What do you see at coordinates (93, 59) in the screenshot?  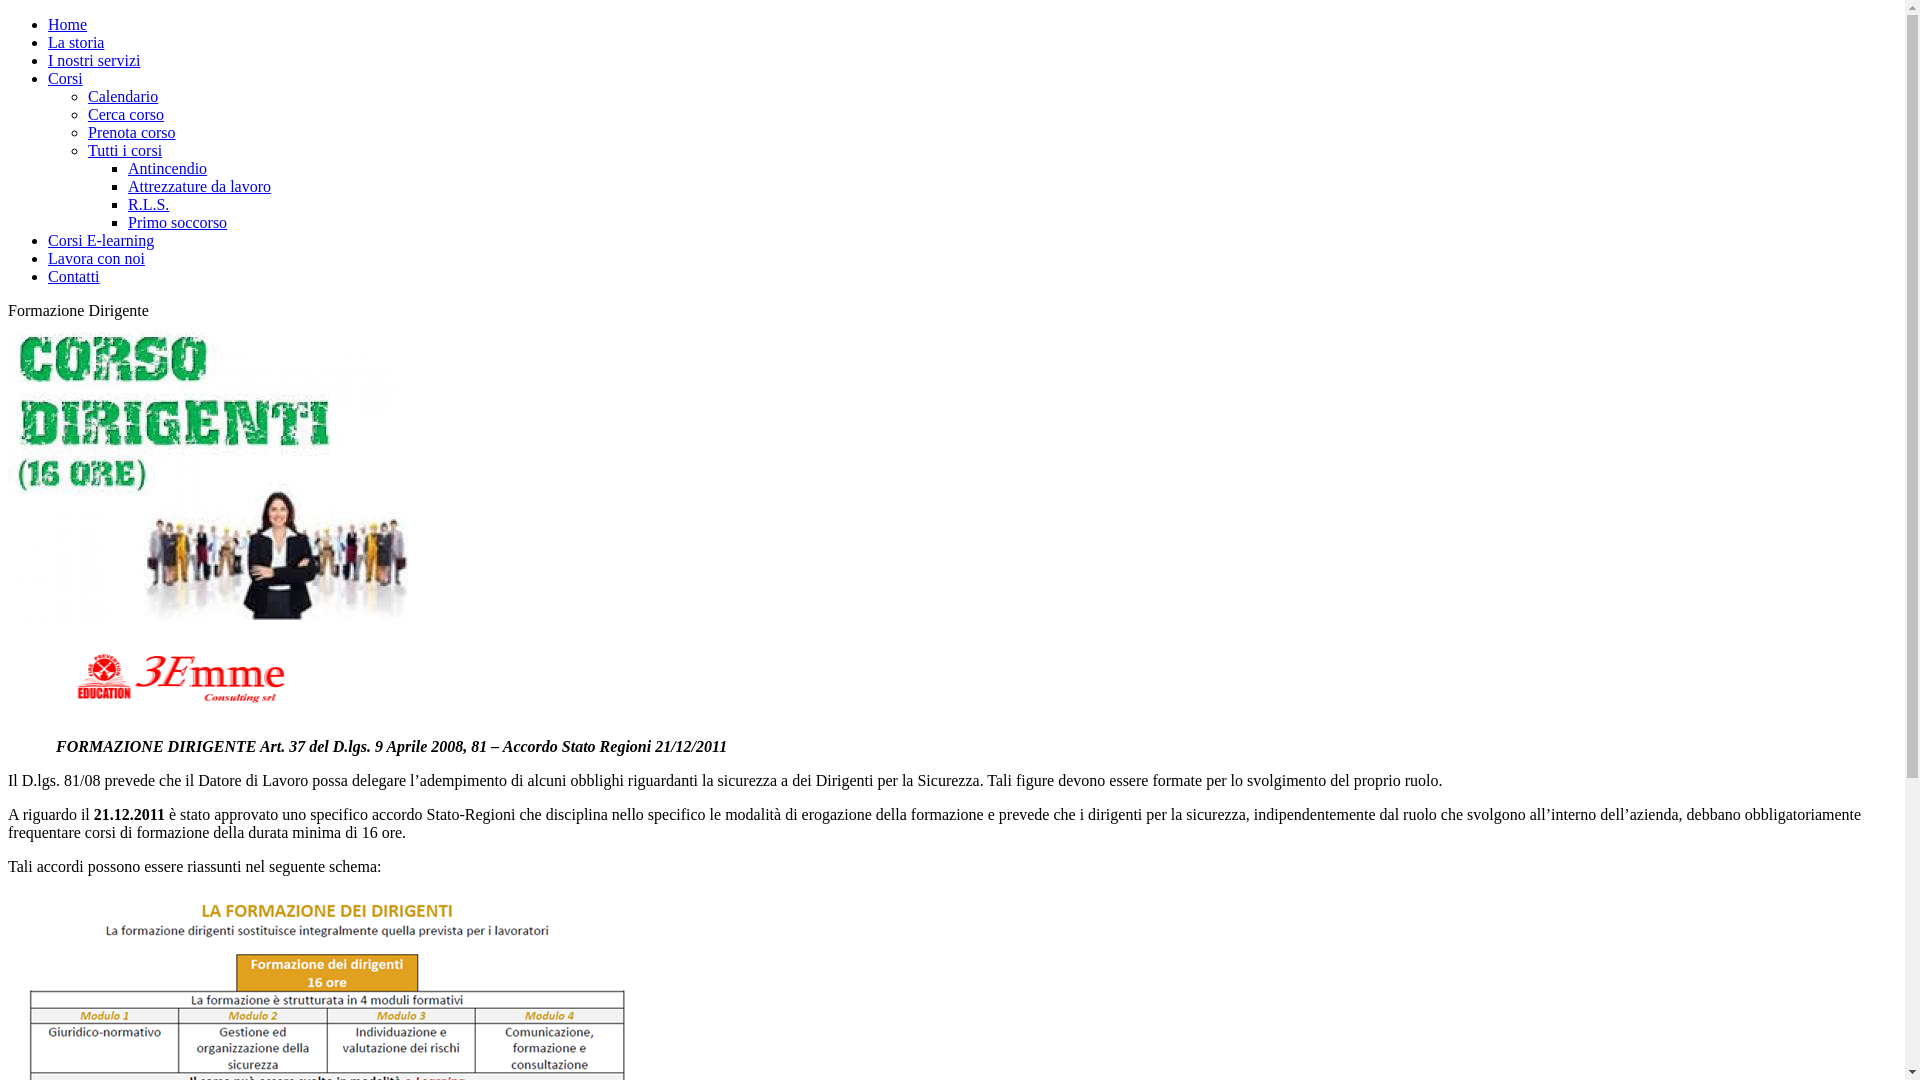 I see `'I nostri servizi'` at bounding box center [93, 59].